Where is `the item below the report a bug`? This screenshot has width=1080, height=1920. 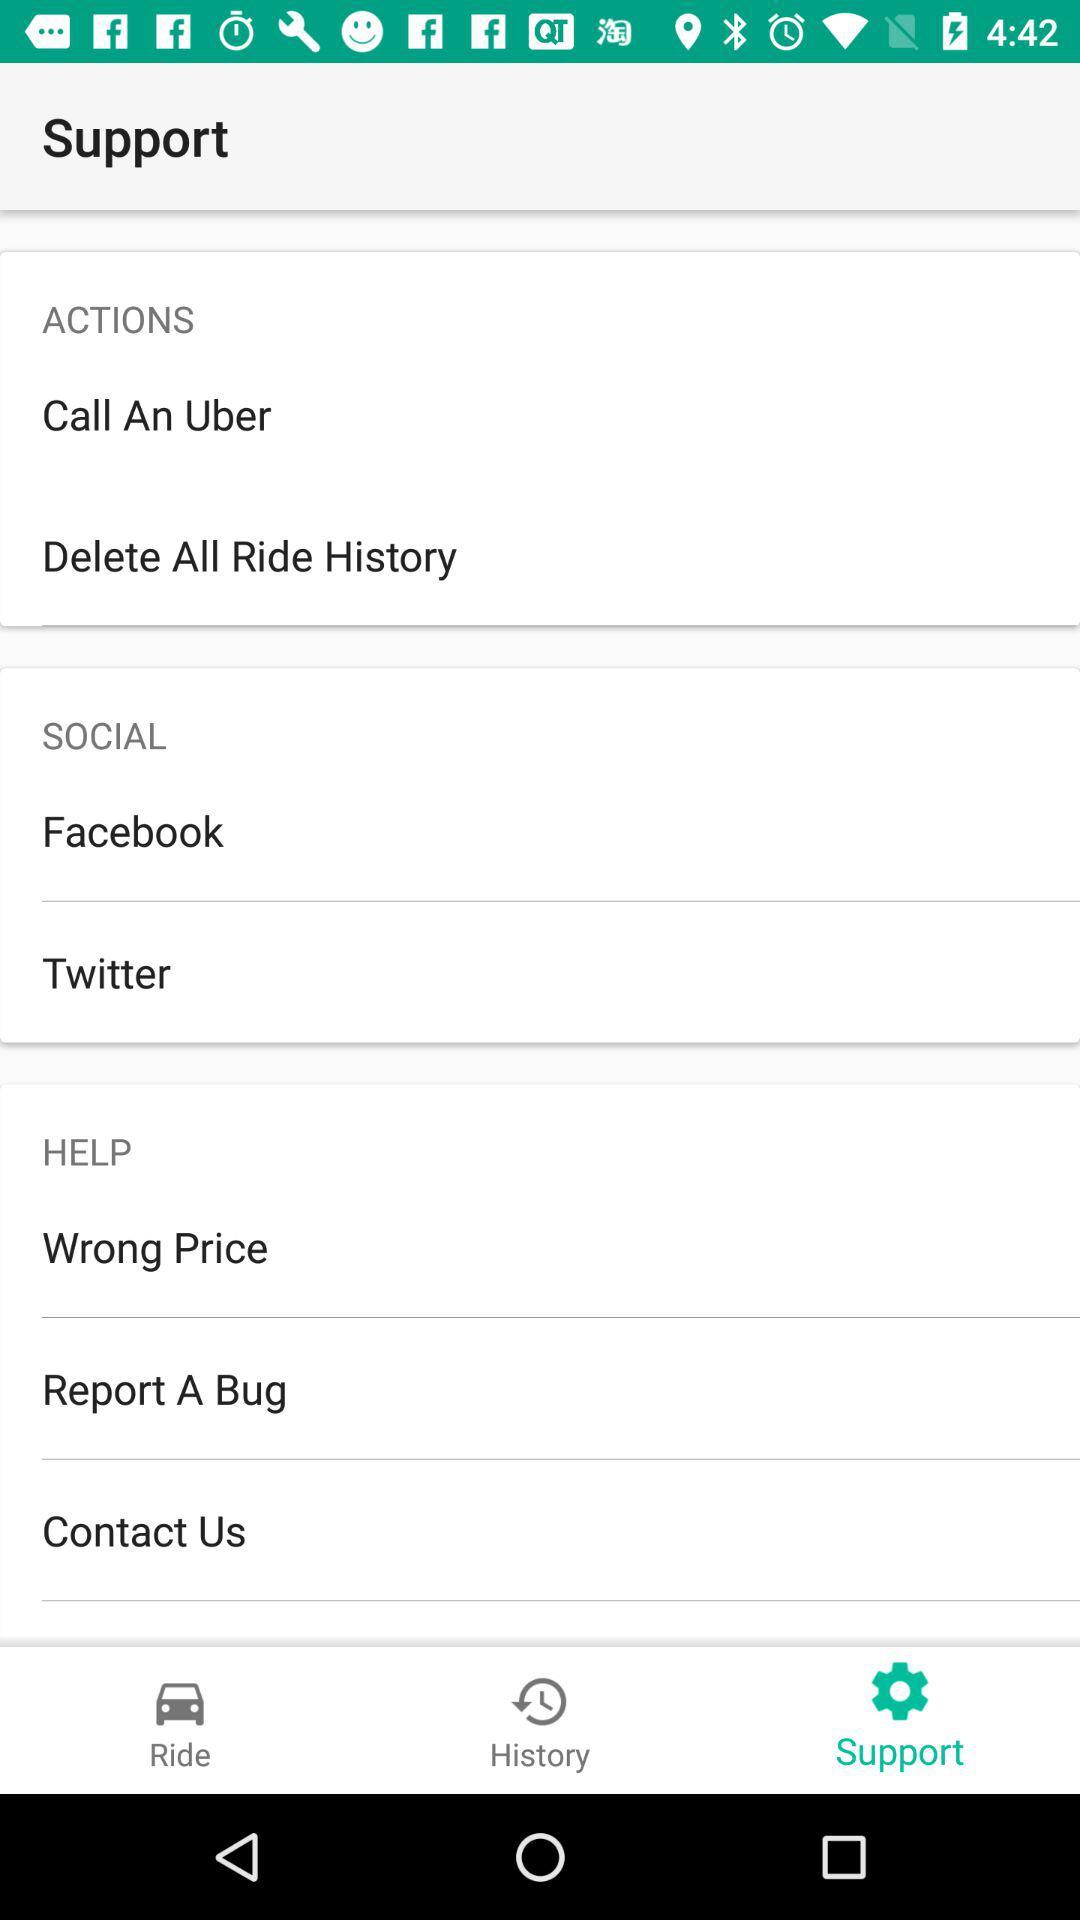 the item below the report a bug is located at coordinates (540, 1529).